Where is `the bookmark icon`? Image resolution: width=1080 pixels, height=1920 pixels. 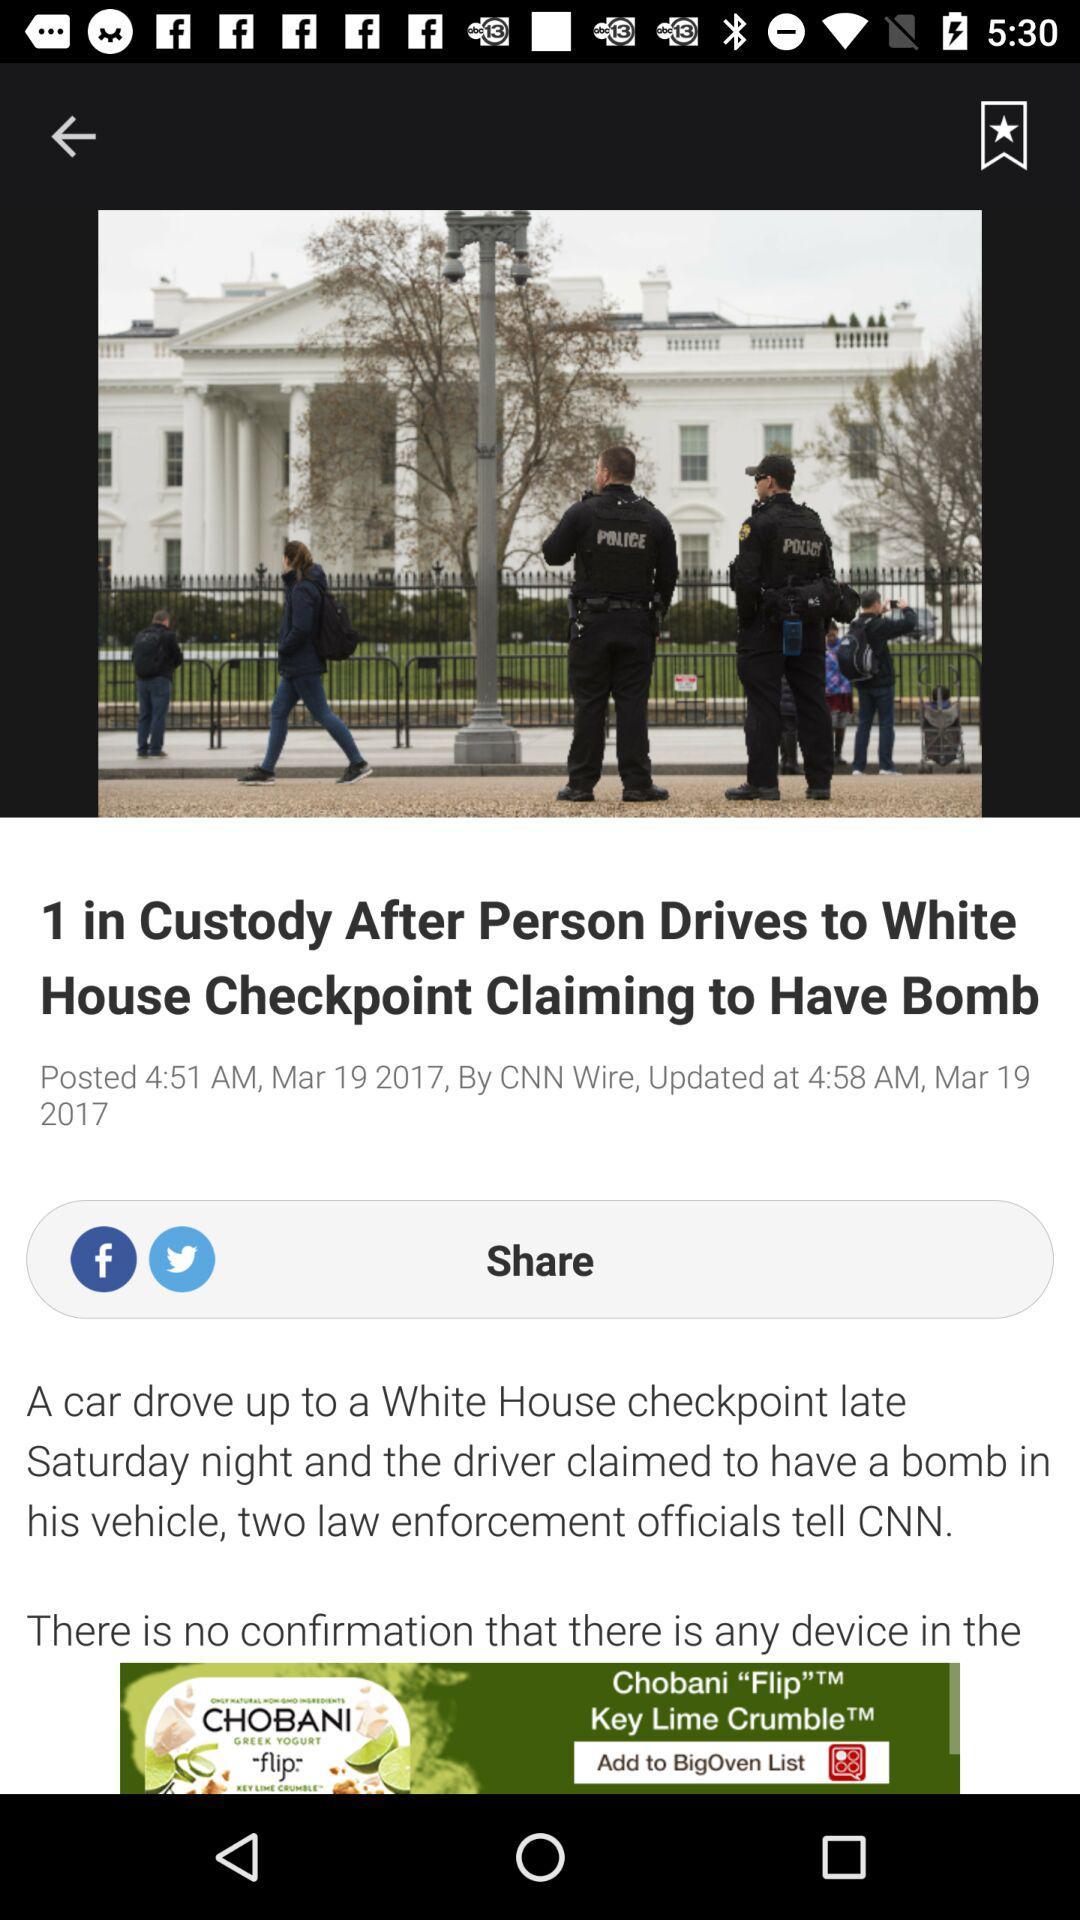 the bookmark icon is located at coordinates (1004, 135).